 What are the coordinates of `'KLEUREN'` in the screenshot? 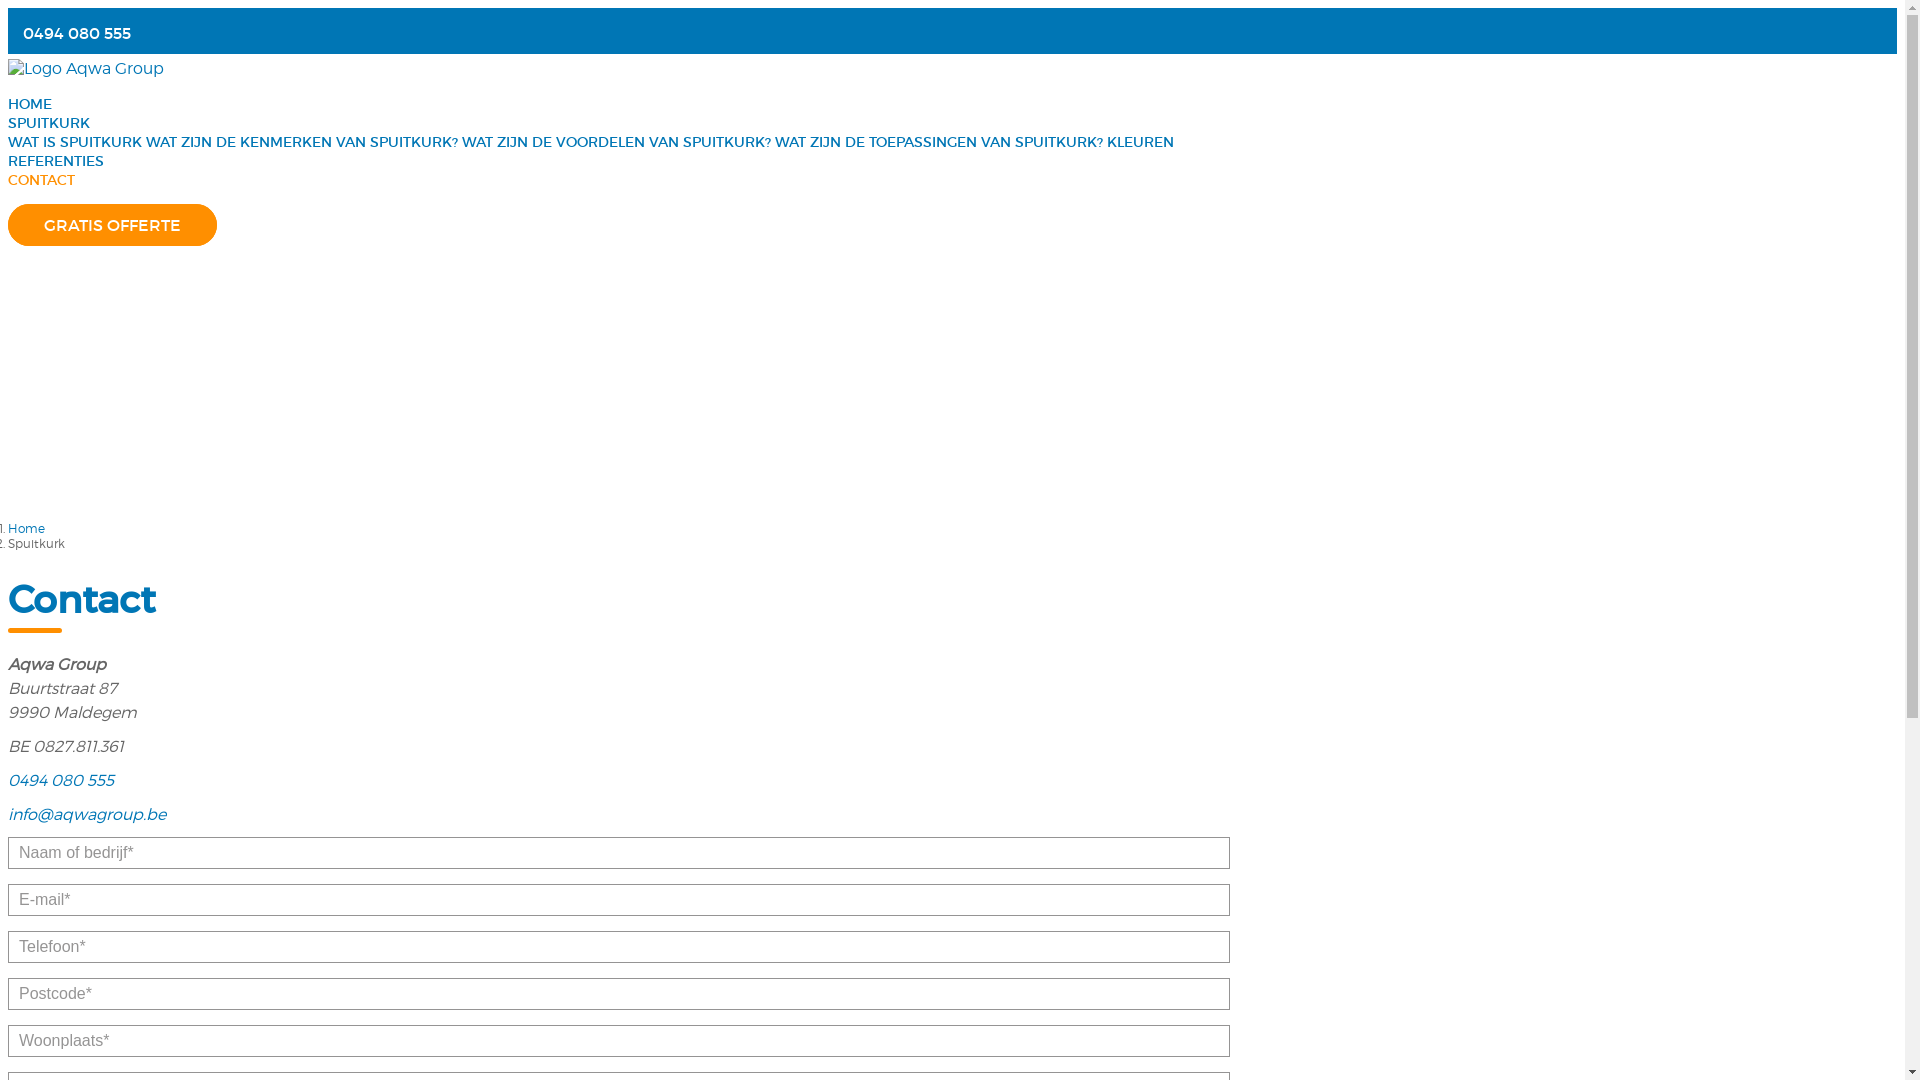 It's located at (1140, 141).